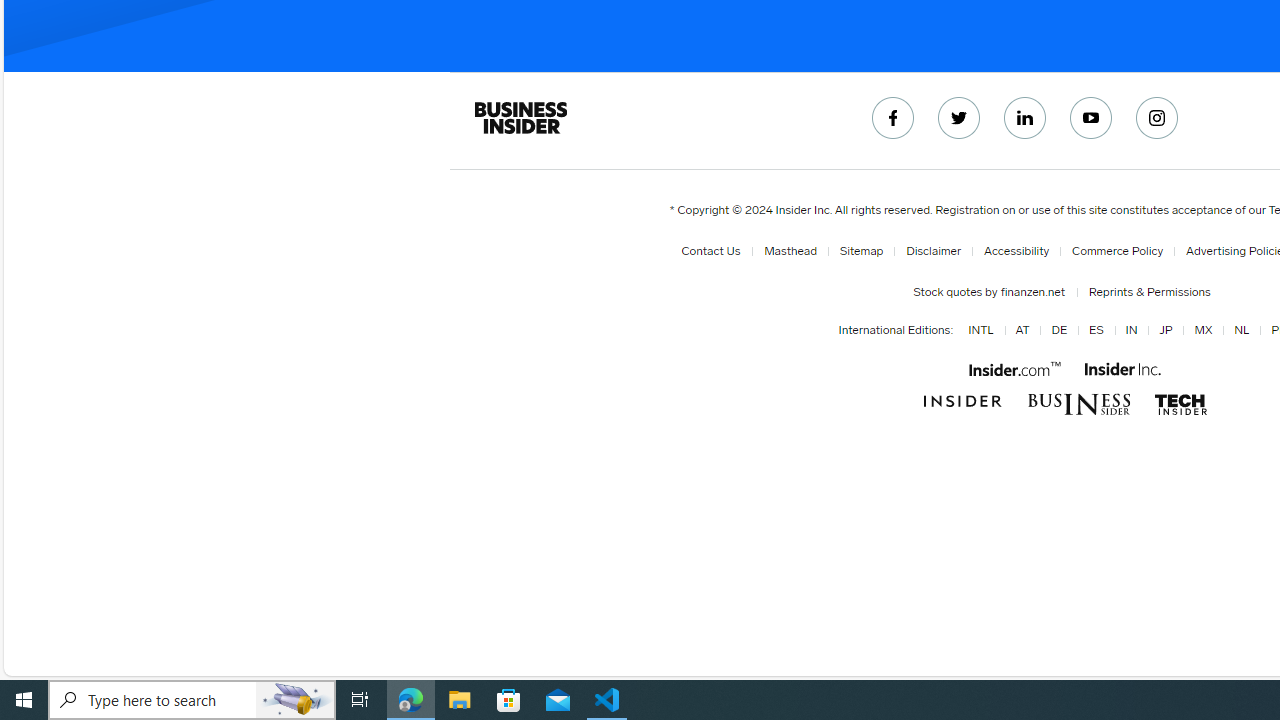 This screenshot has height=720, width=1280. Describe the element at coordinates (857, 250) in the screenshot. I see `'Sitemap'` at that location.